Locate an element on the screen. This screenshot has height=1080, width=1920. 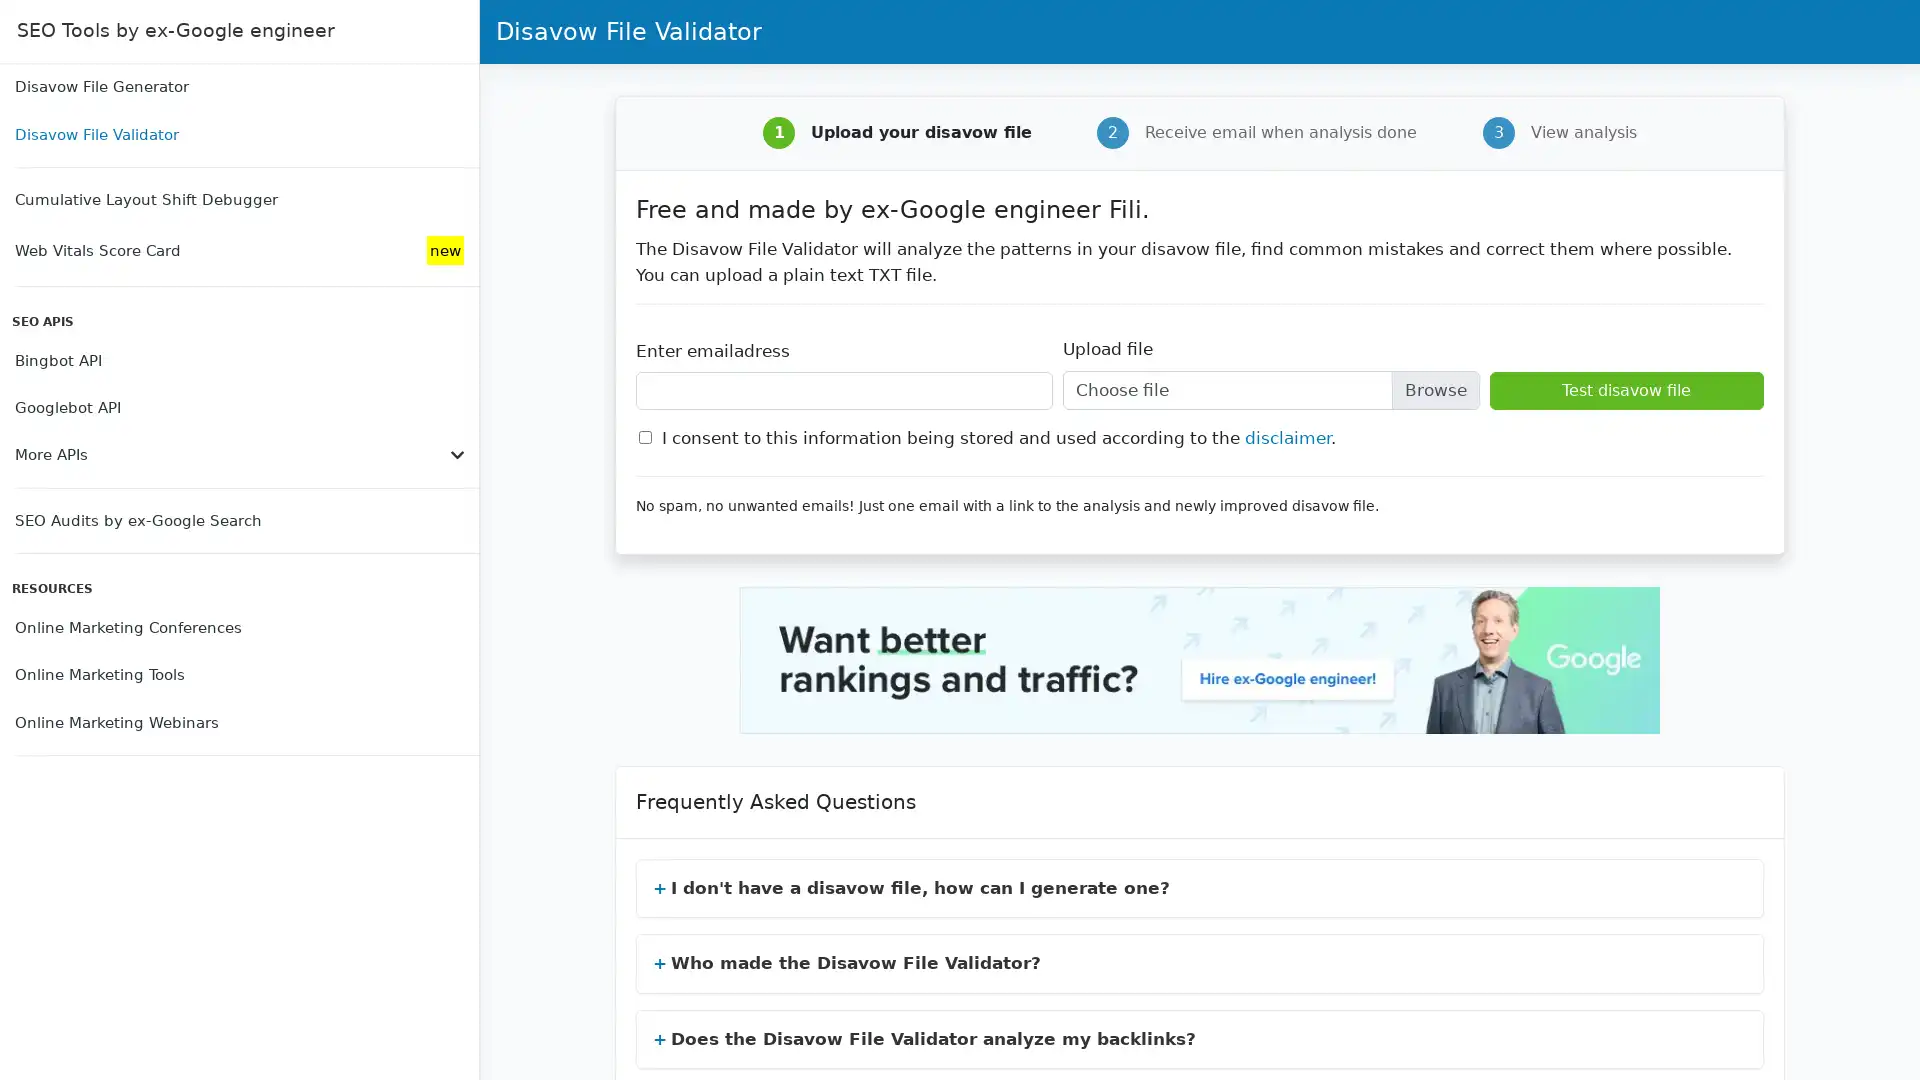
Upload file Choose file Browse is located at coordinates (1269, 389).